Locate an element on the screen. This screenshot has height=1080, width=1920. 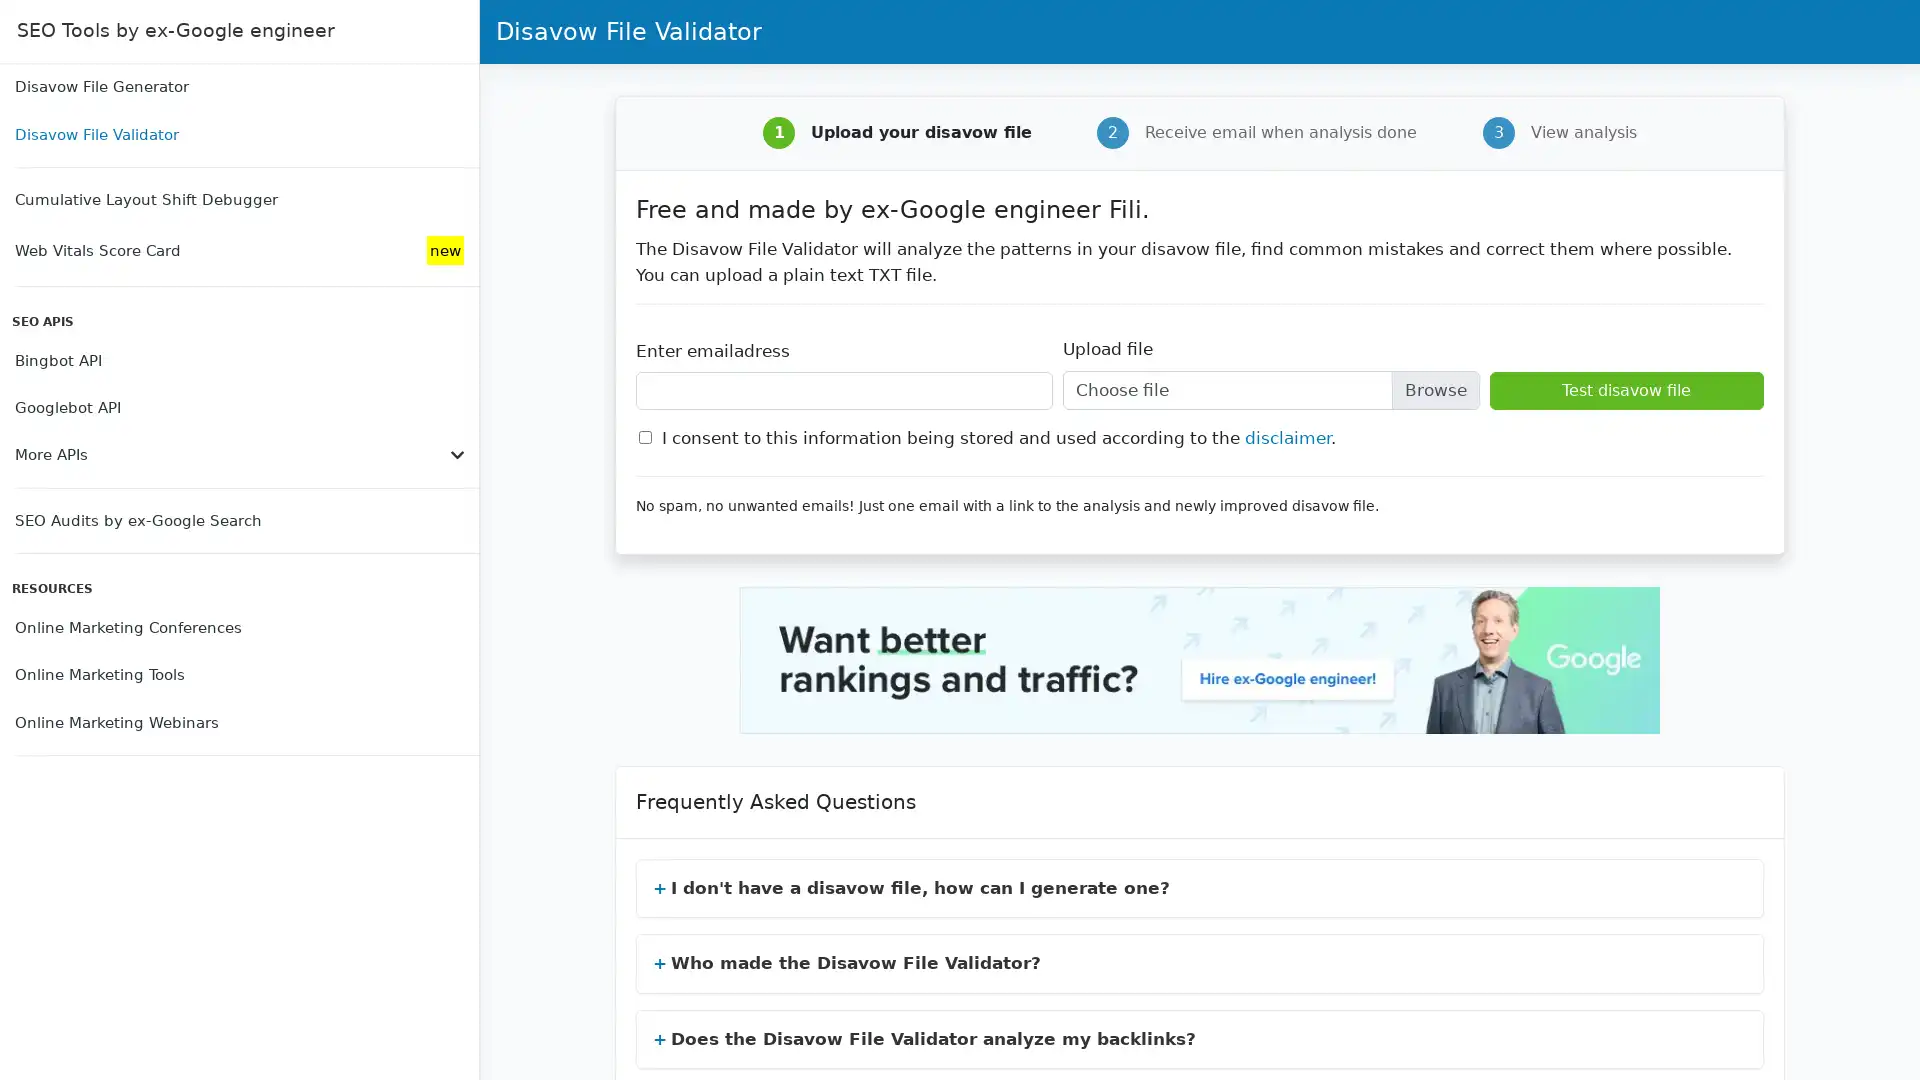
Upload file Choose file Browse is located at coordinates (1269, 389).